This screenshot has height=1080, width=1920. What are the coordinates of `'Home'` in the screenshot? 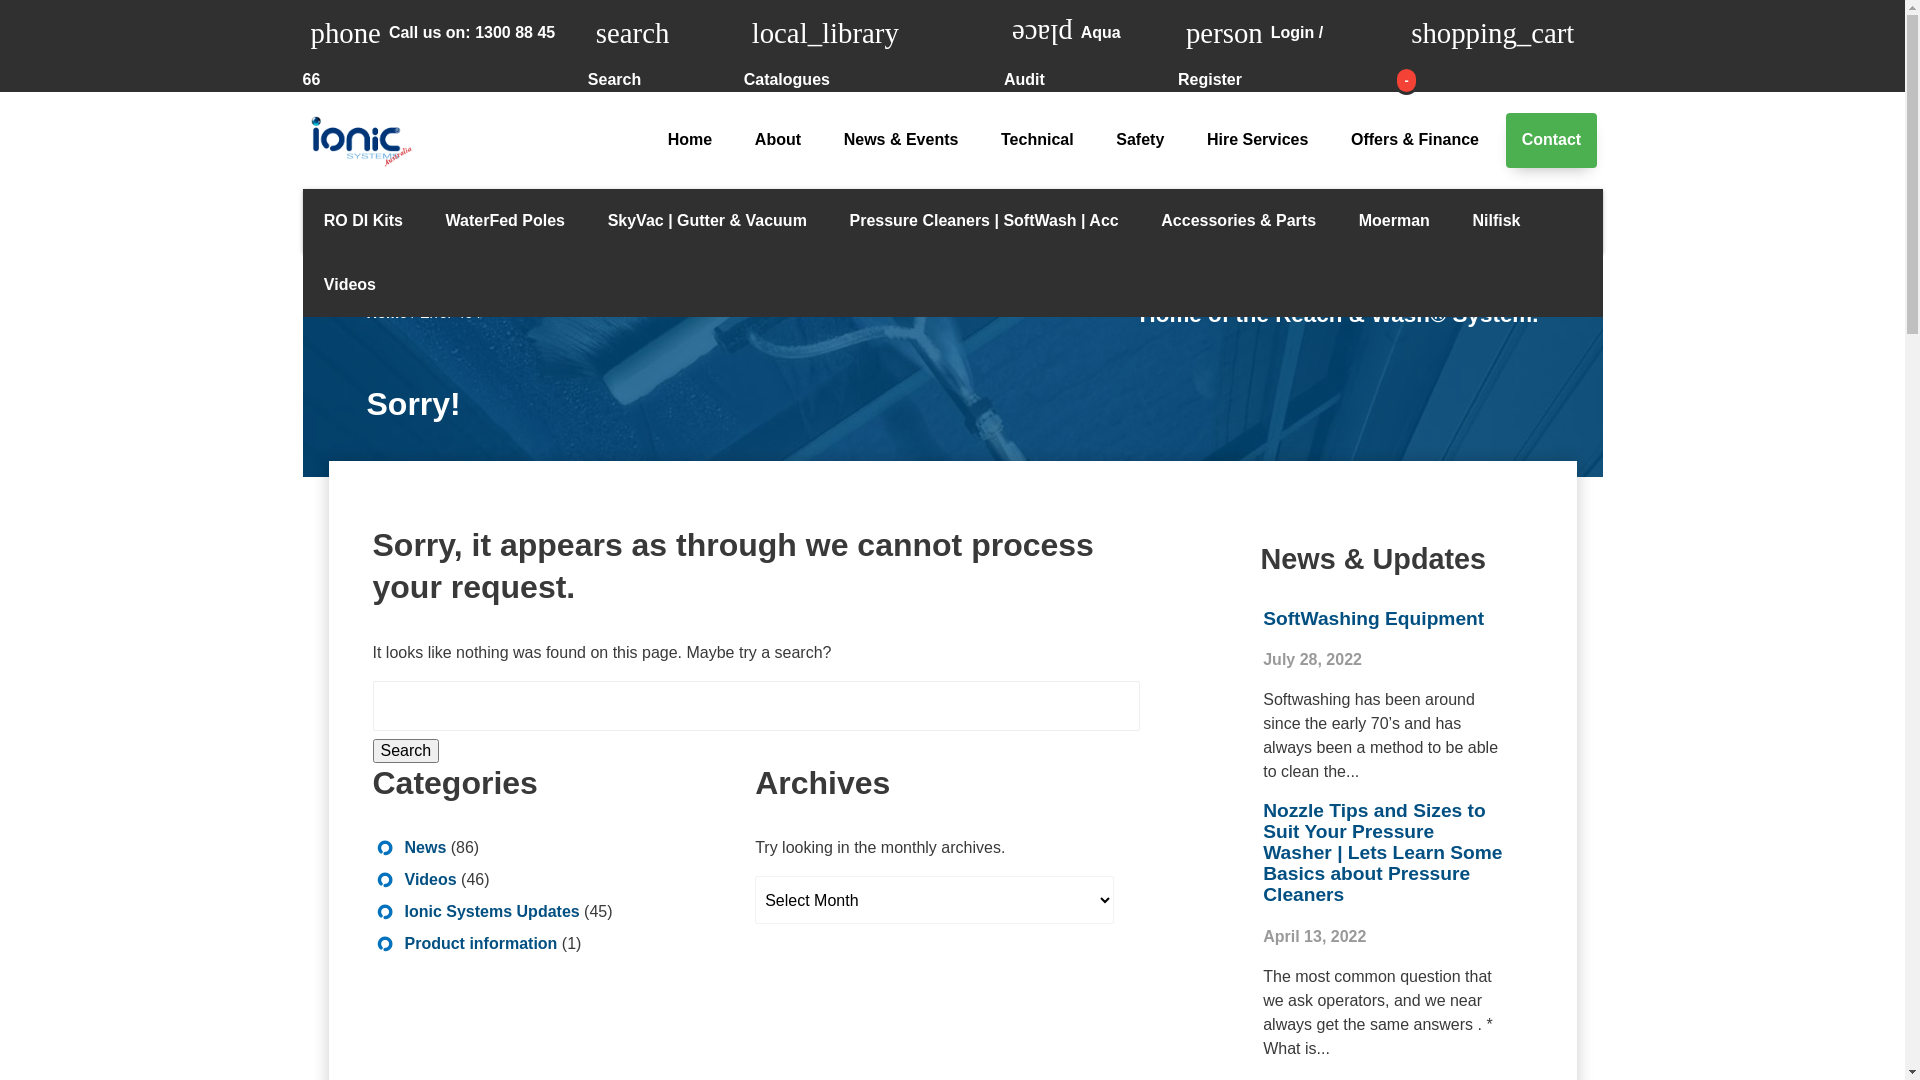 It's located at (689, 139).